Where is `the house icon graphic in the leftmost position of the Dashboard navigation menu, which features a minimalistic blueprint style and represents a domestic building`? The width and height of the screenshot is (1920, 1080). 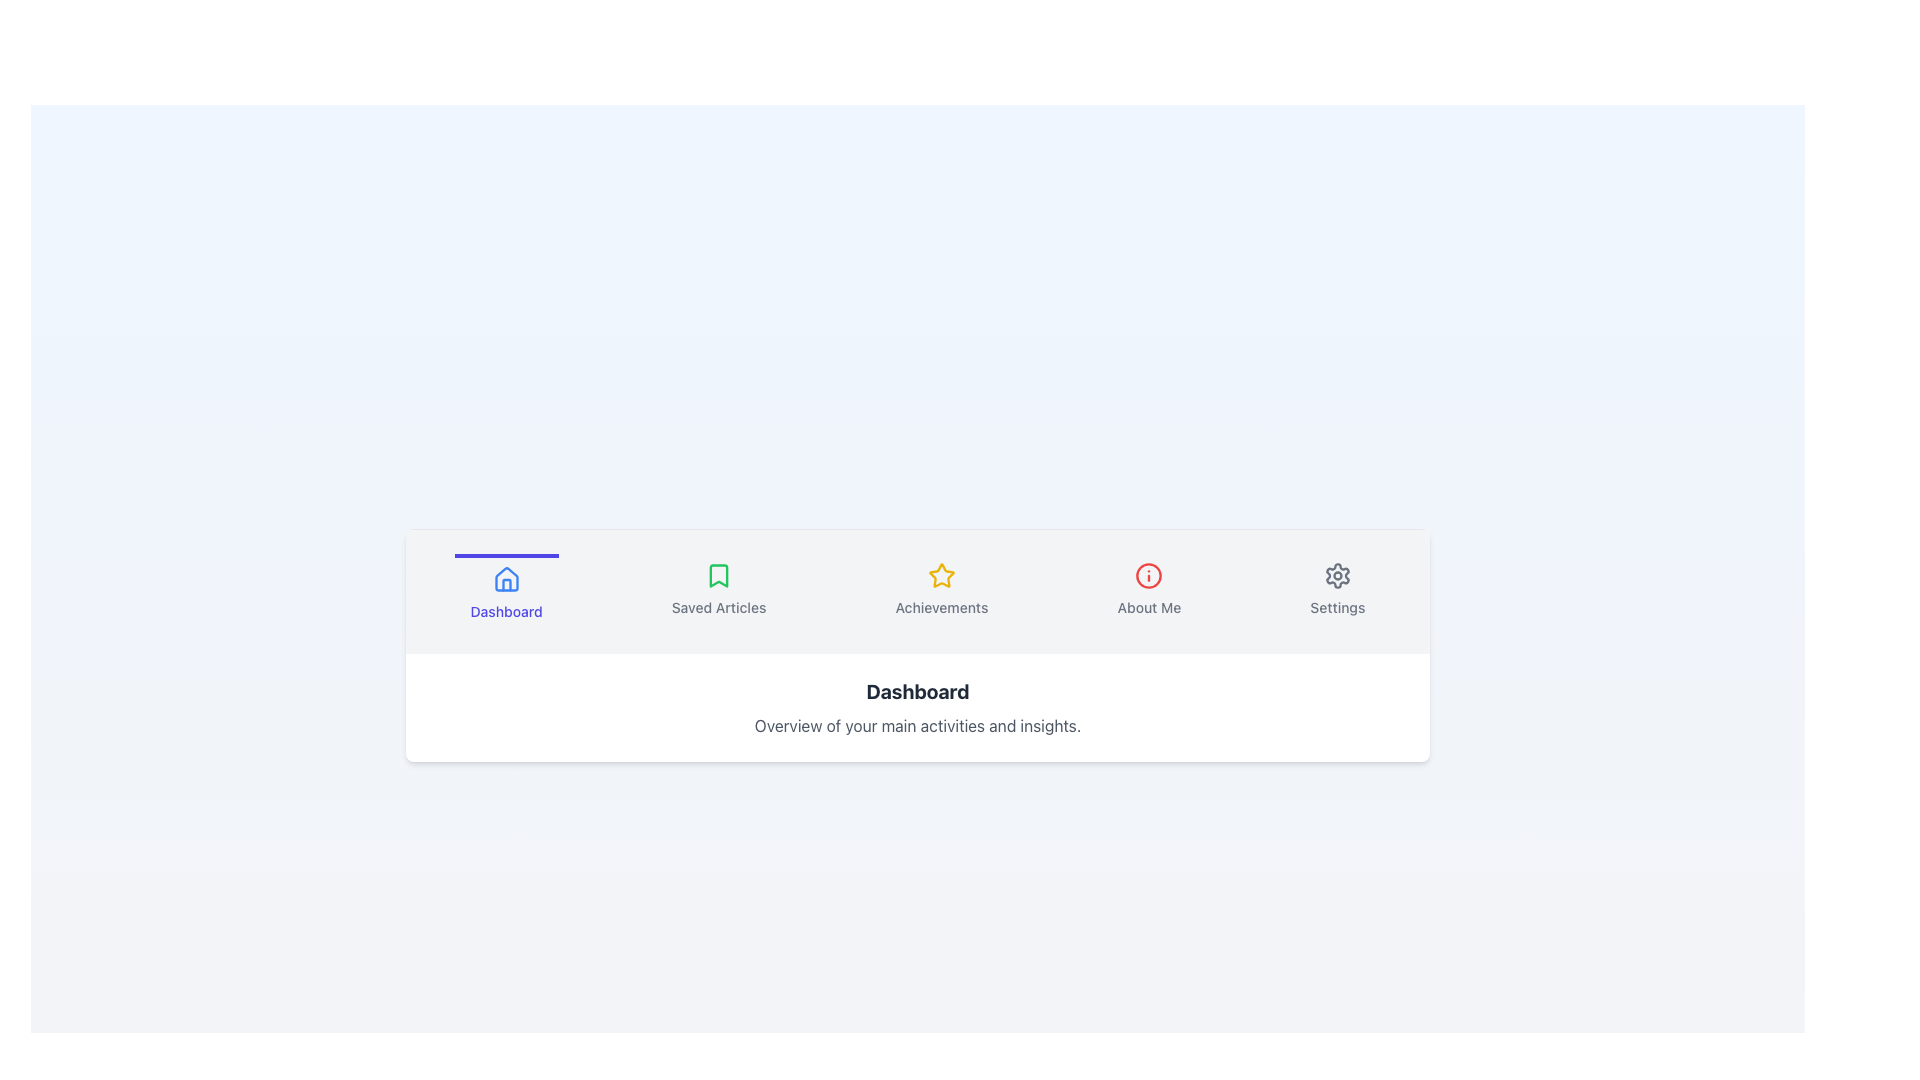 the house icon graphic in the leftmost position of the Dashboard navigation menu, which features a minimalistic blueprint style and represents a domestic building is located at coordinates (506, 584).